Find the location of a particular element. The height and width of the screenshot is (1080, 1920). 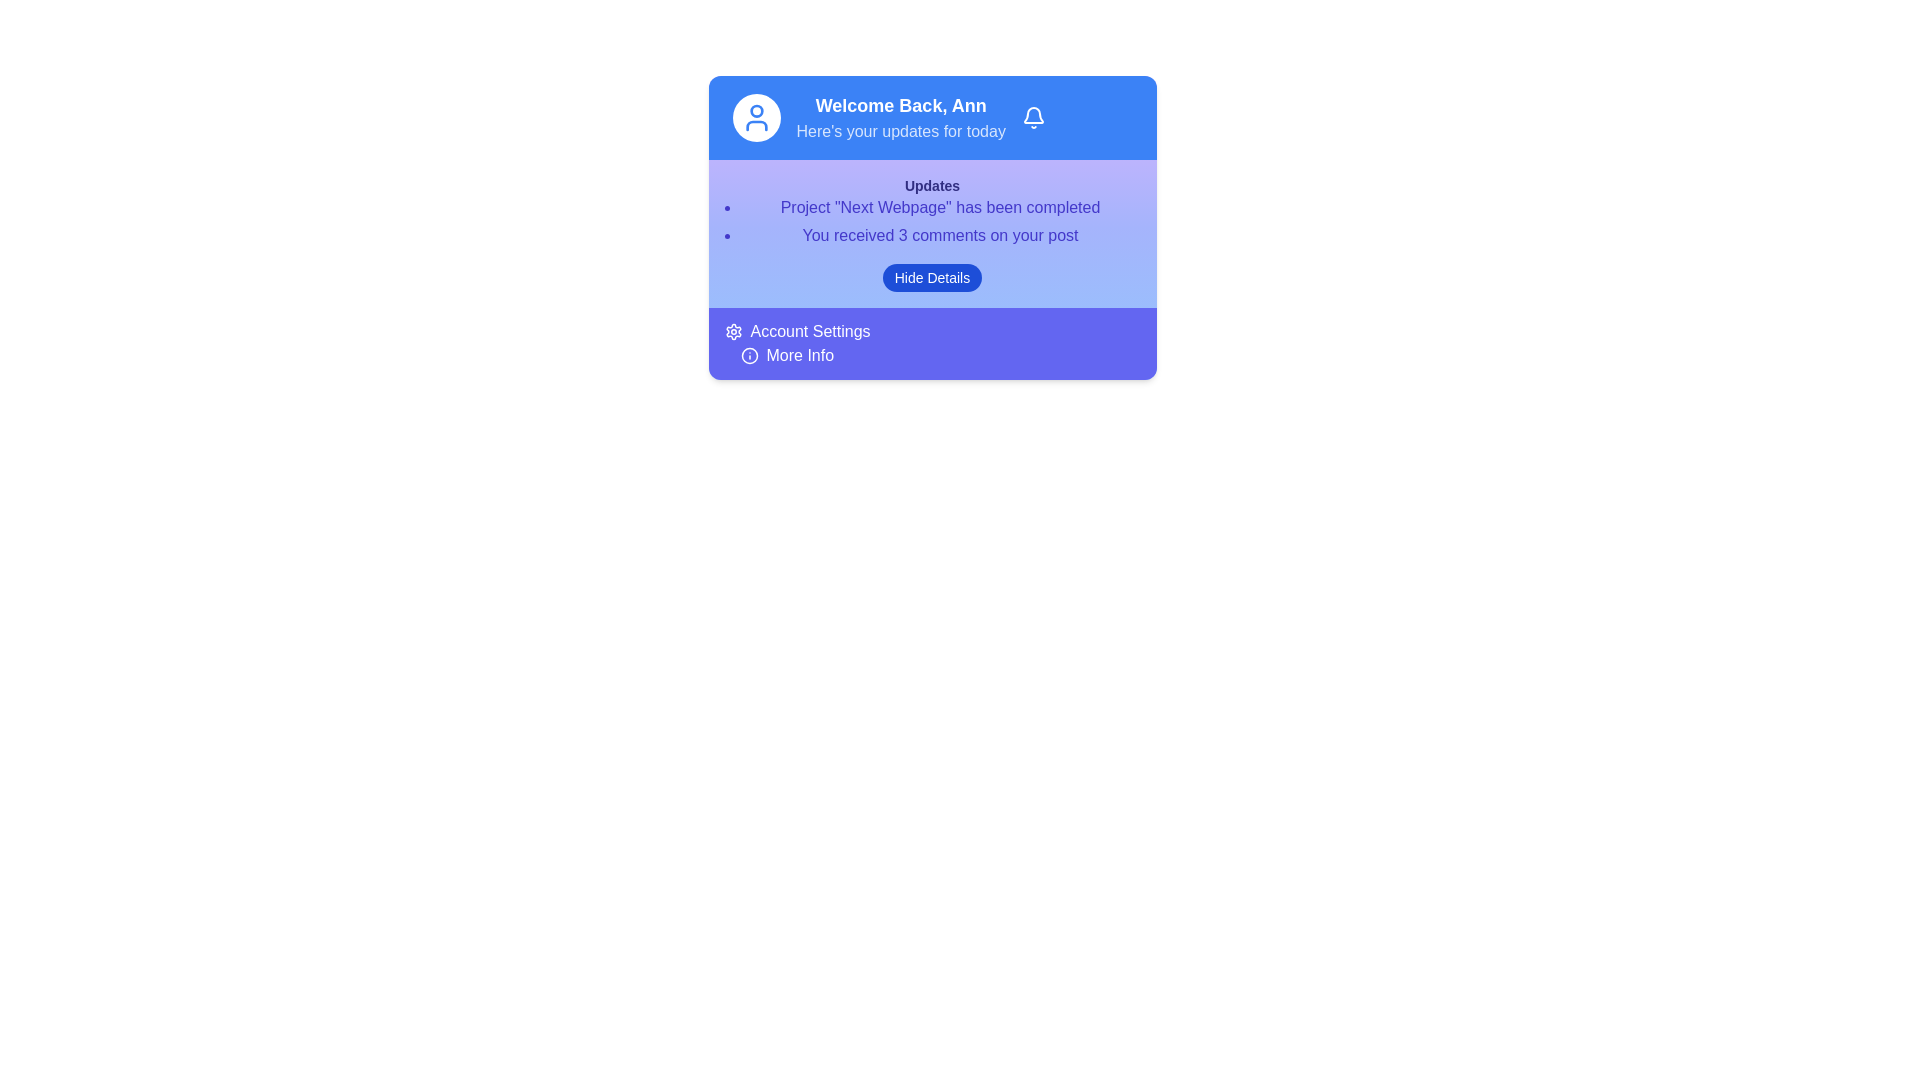

text label 'Updates' which is displayed in bold indigo blue font against a light purple background, positioned at the top of the updates section is located at coordinates (931, 185).